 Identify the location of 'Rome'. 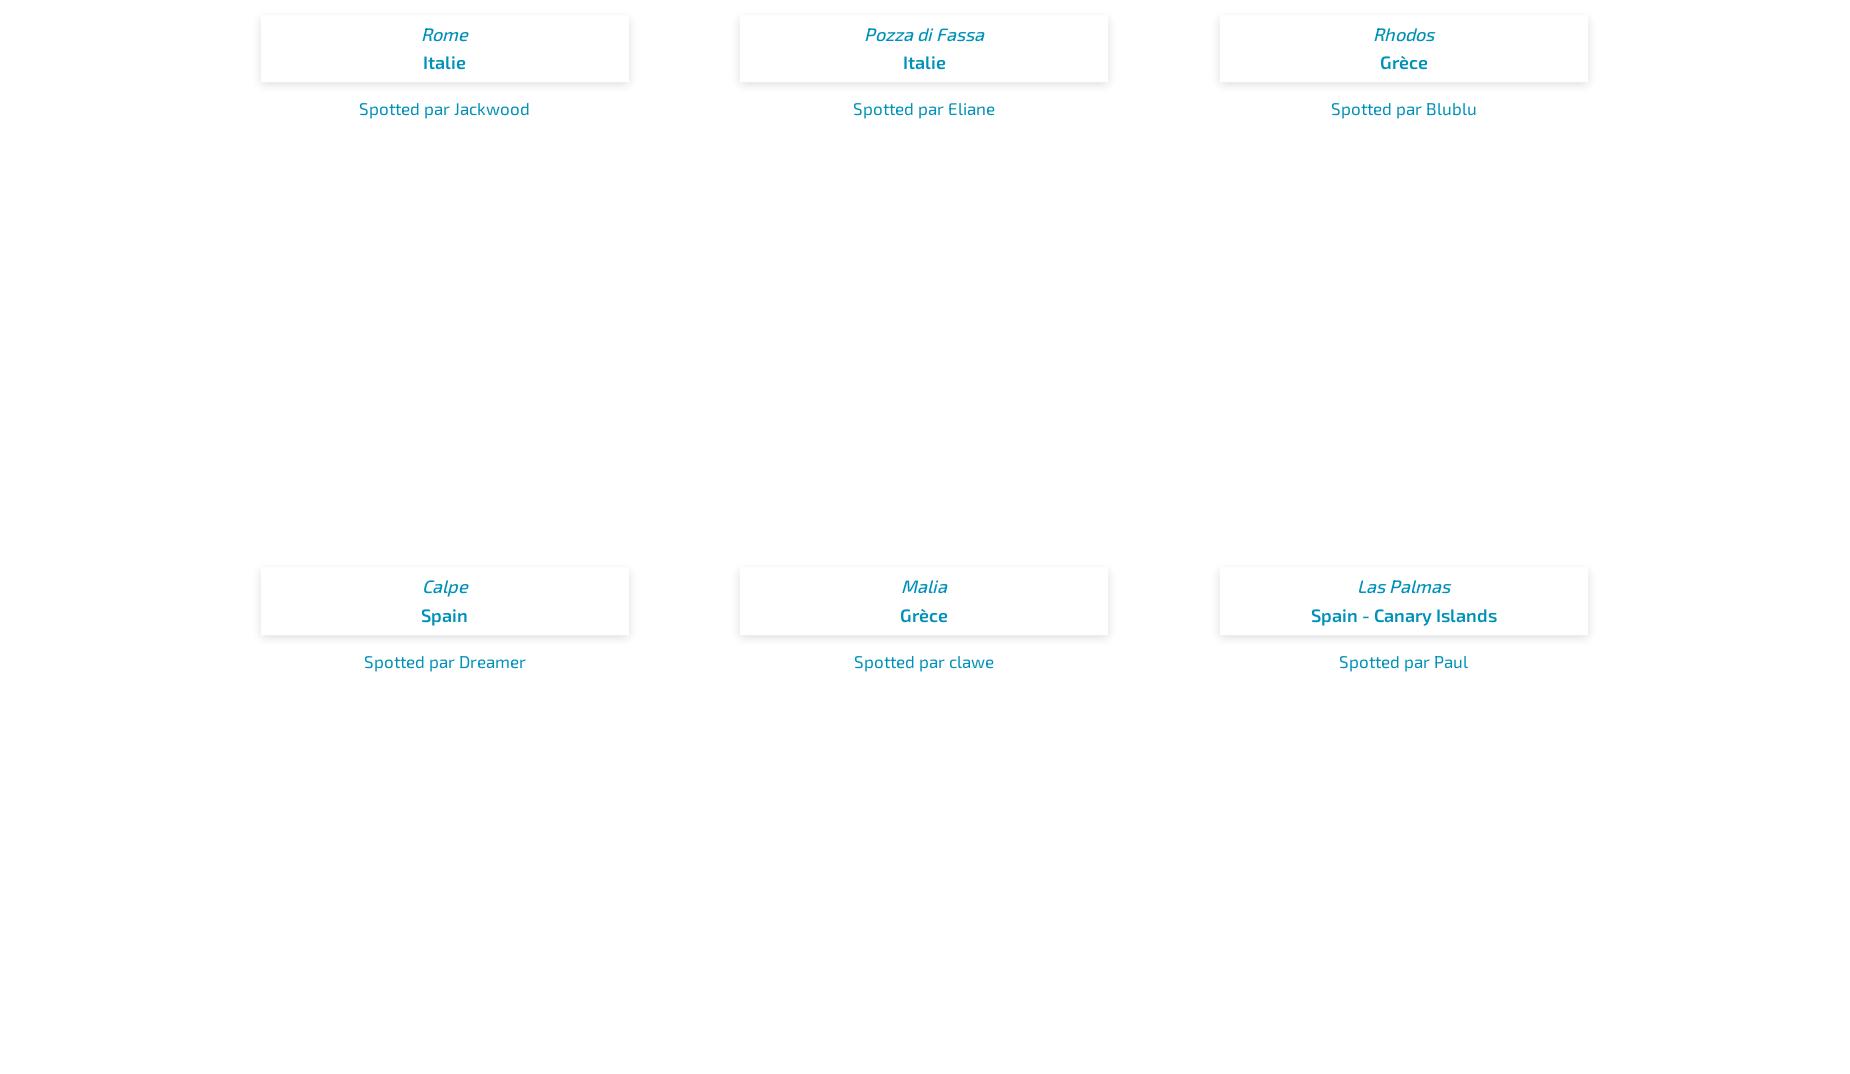
(420, 31).